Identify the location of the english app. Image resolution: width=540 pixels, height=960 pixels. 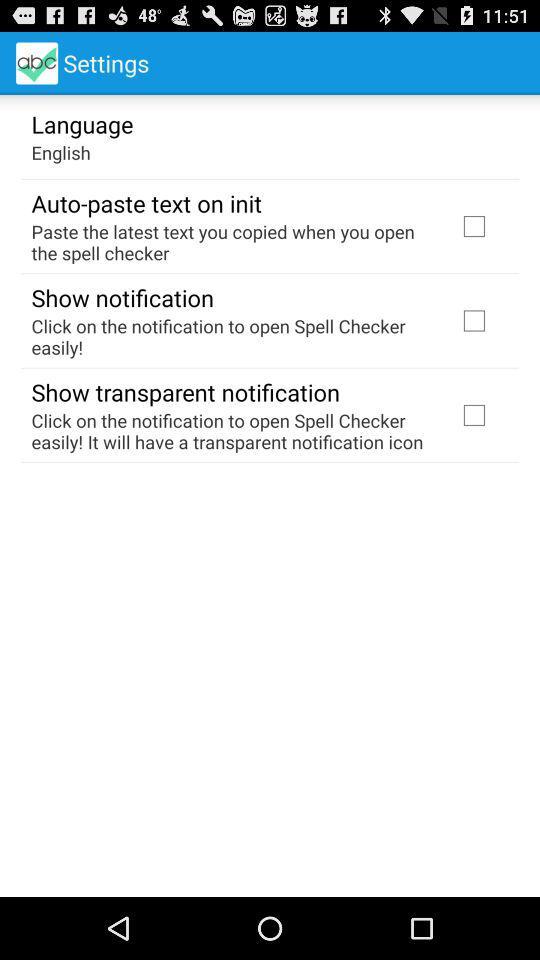
(61, 151).